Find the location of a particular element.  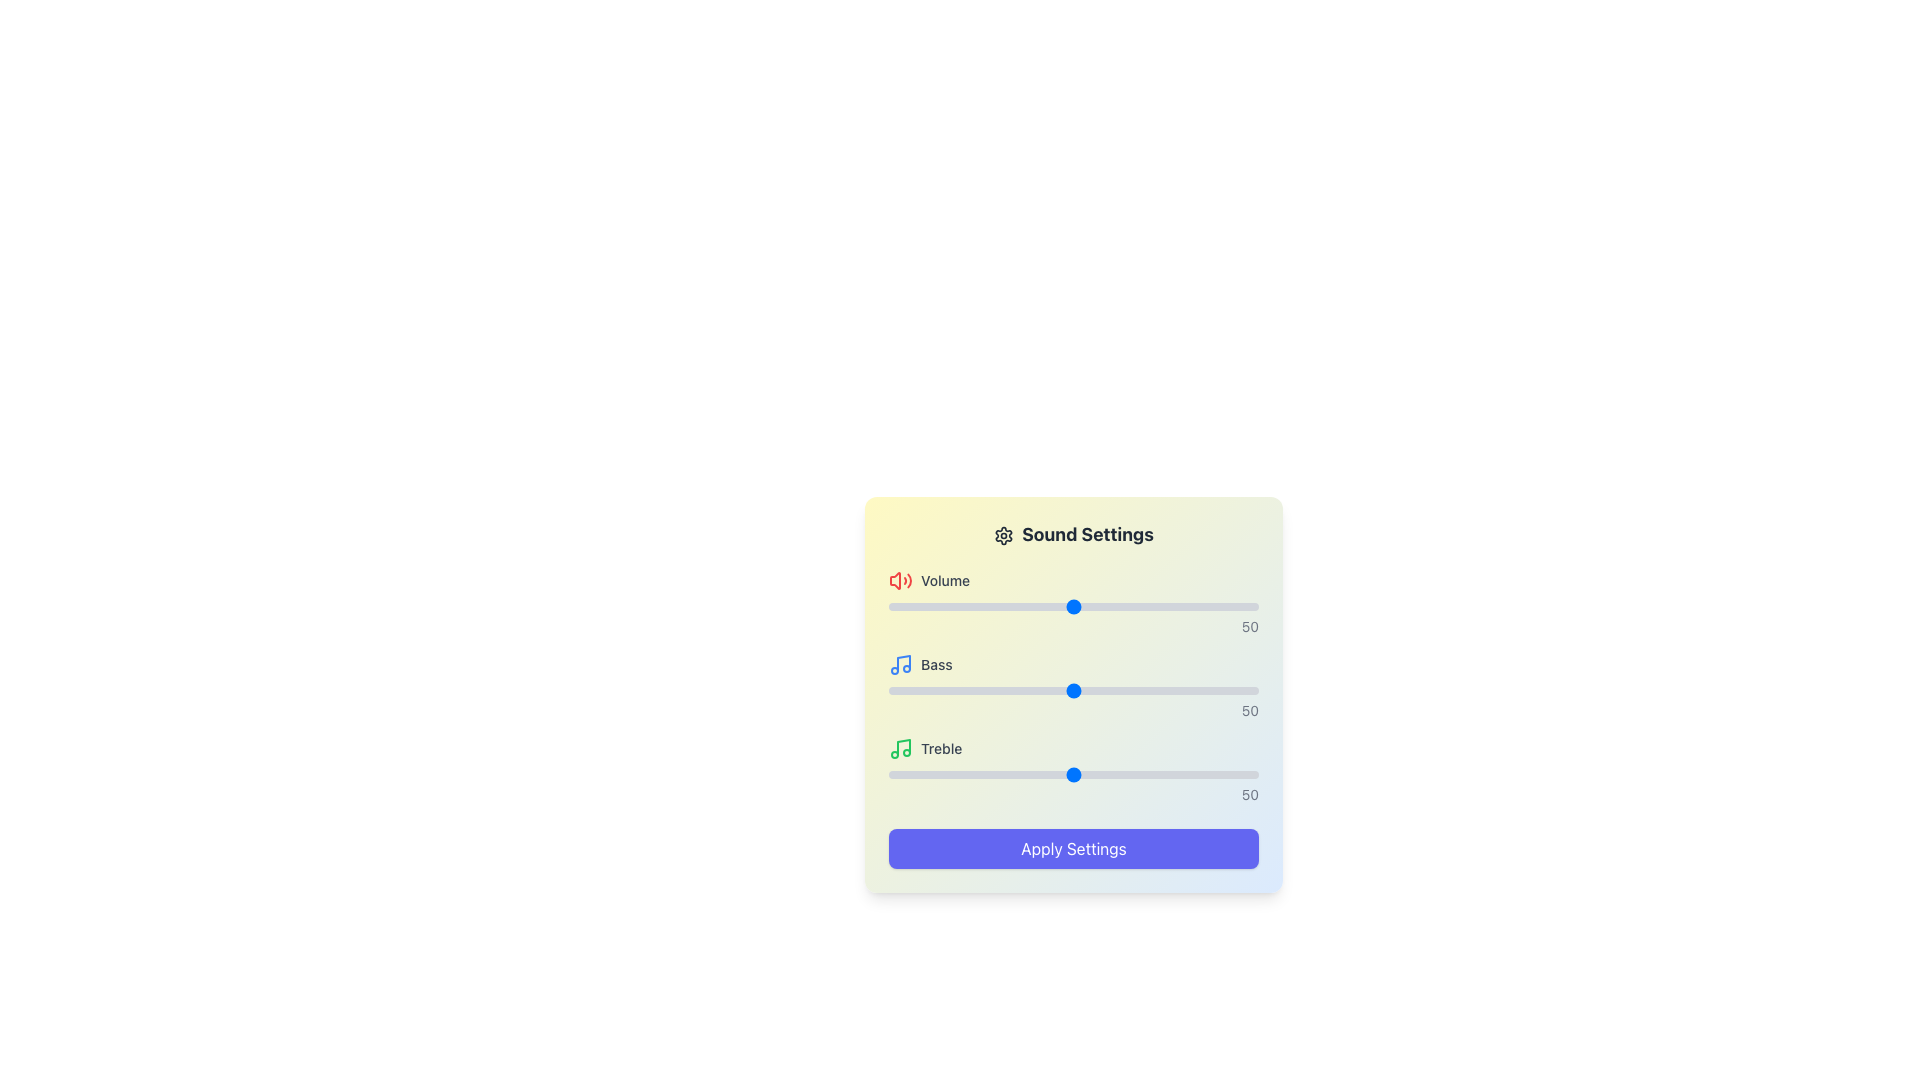

the volume is located at coordinates (1243, 605).